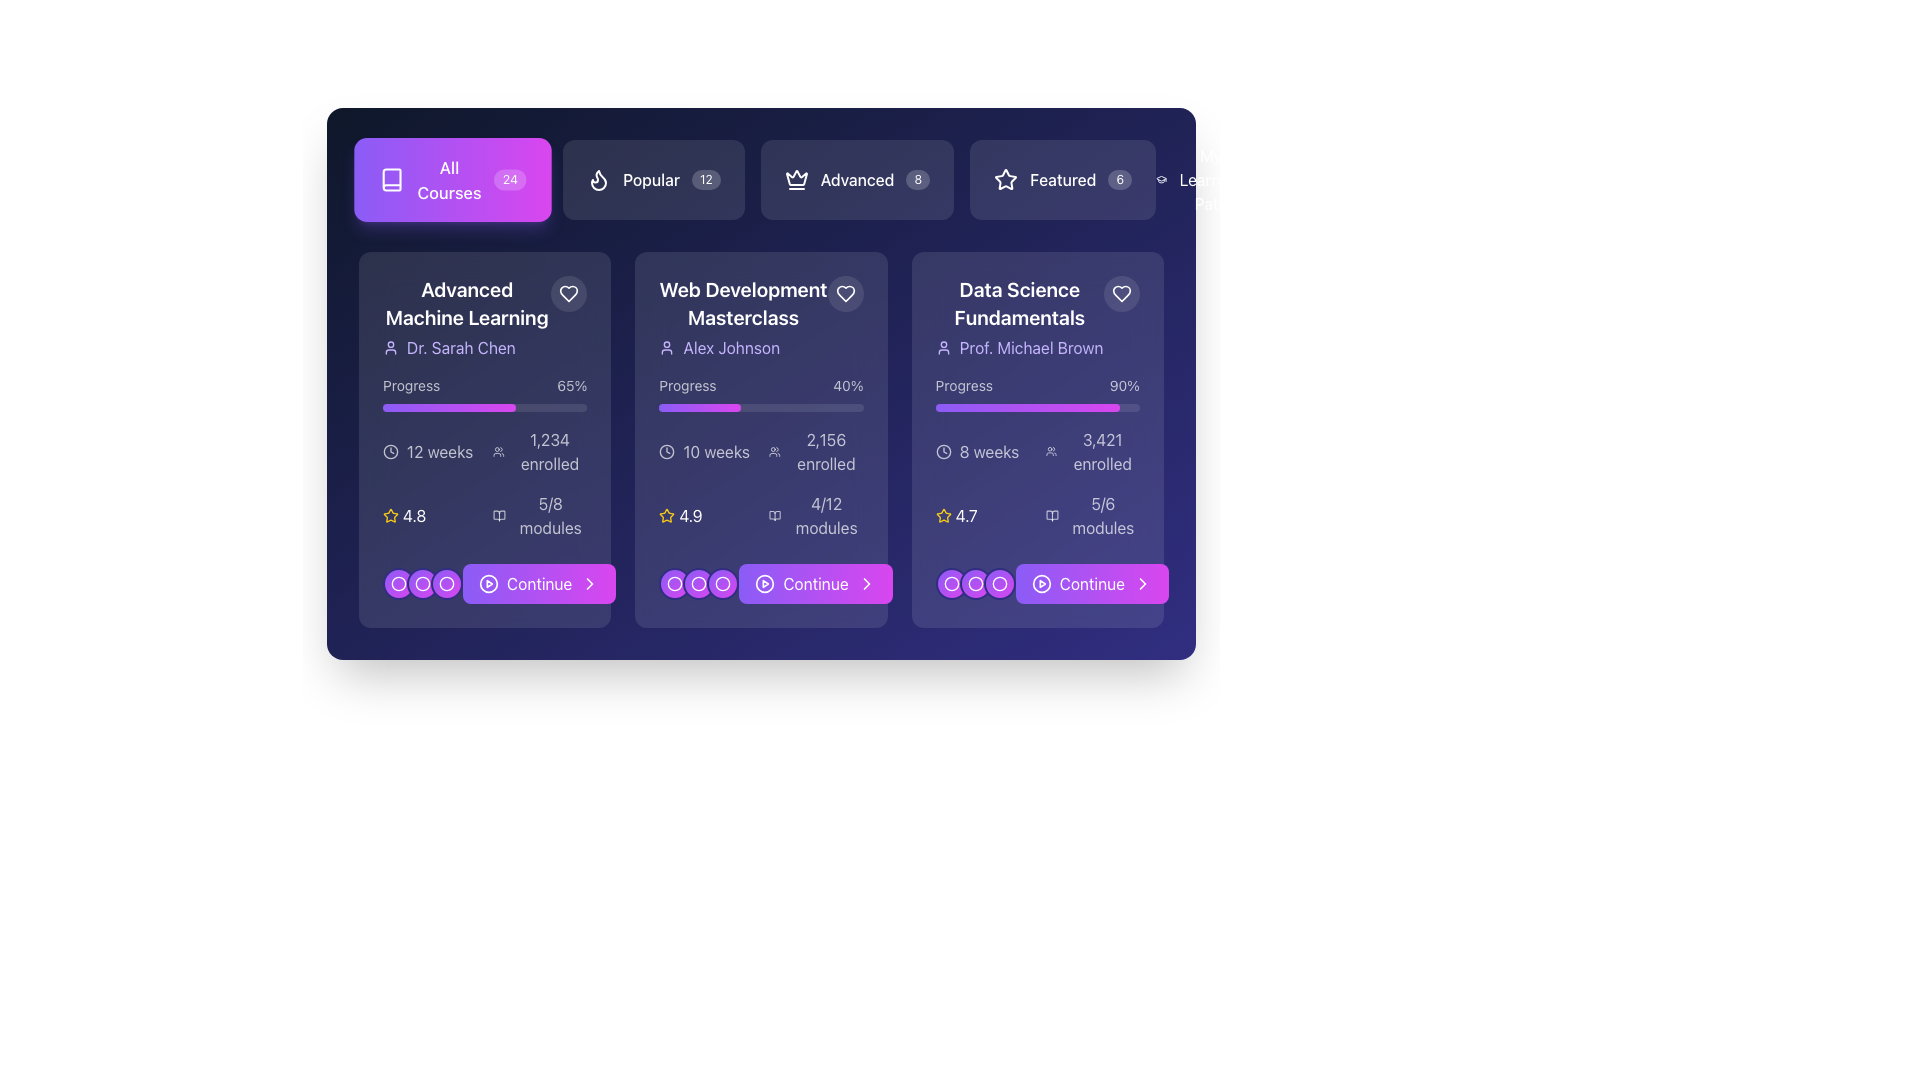 This screenshot has height=1080, width=1920. What do you see at coordinates (1019, 346) in the screenshot?
I see `the profile of 'Prof. Michael Brown' displayed` at bounding box center [1019, 346].